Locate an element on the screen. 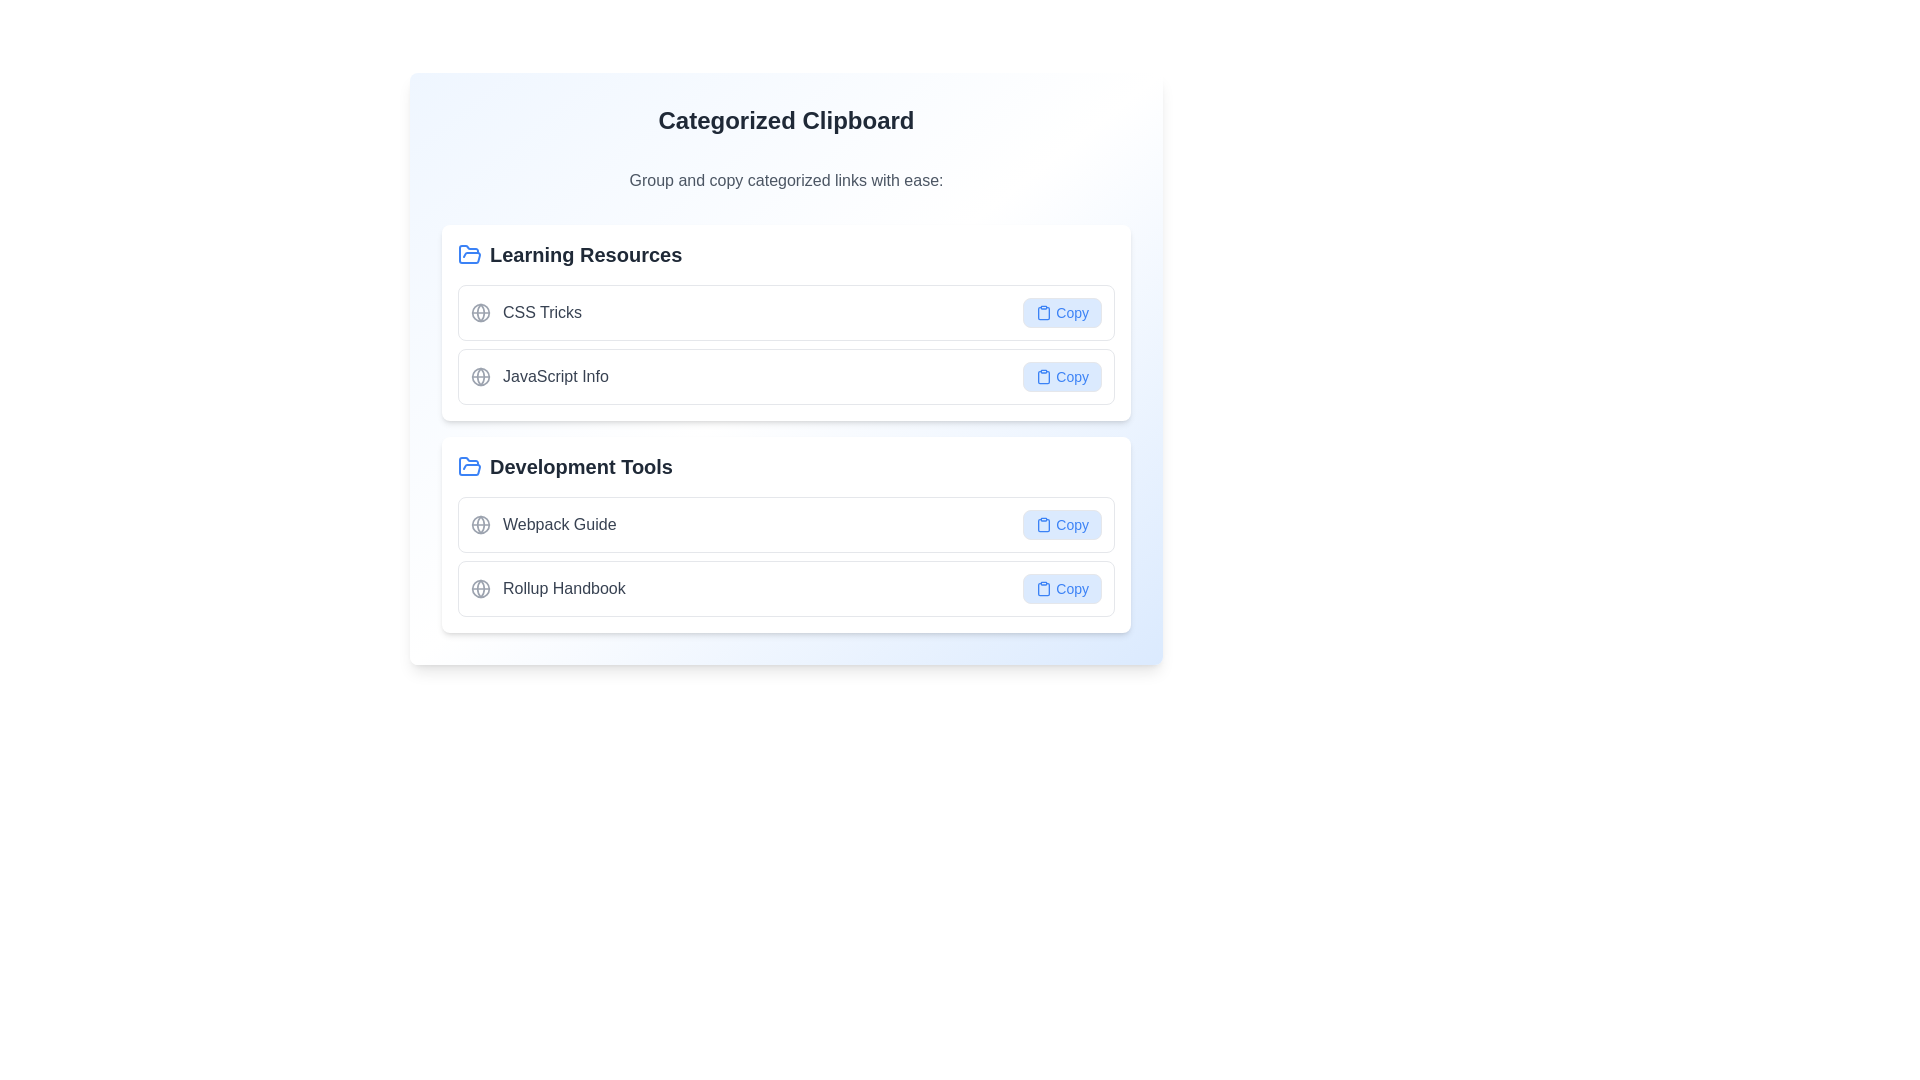 This screenshot has height=1080, width=1920. the 'Webpack Guide' text label, which is styled in a sans-serif font and positioned next to a globe icon is located at coordinates (559, 523).